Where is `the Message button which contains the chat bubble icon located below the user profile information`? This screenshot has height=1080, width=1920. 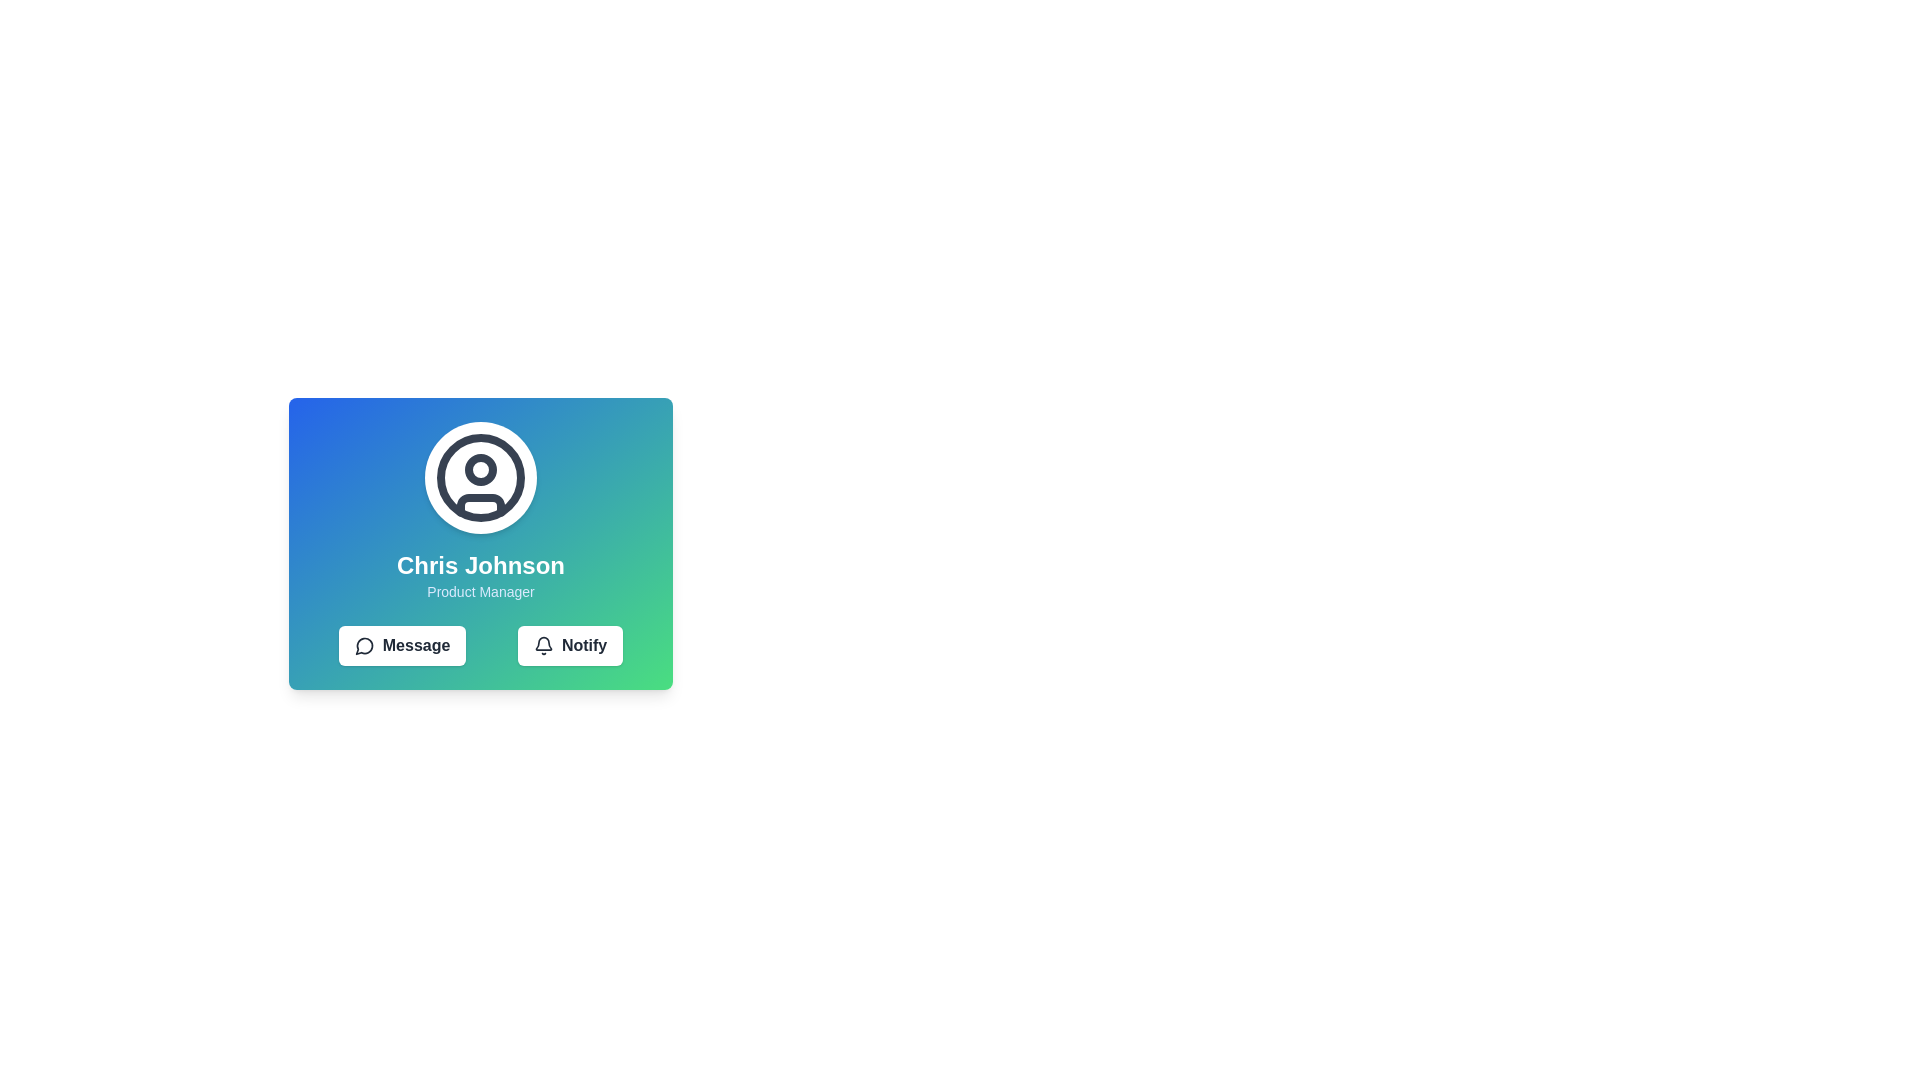 the Message button which contains the chat bubble icon located below the user profile information is located at coordinates (364, 646).